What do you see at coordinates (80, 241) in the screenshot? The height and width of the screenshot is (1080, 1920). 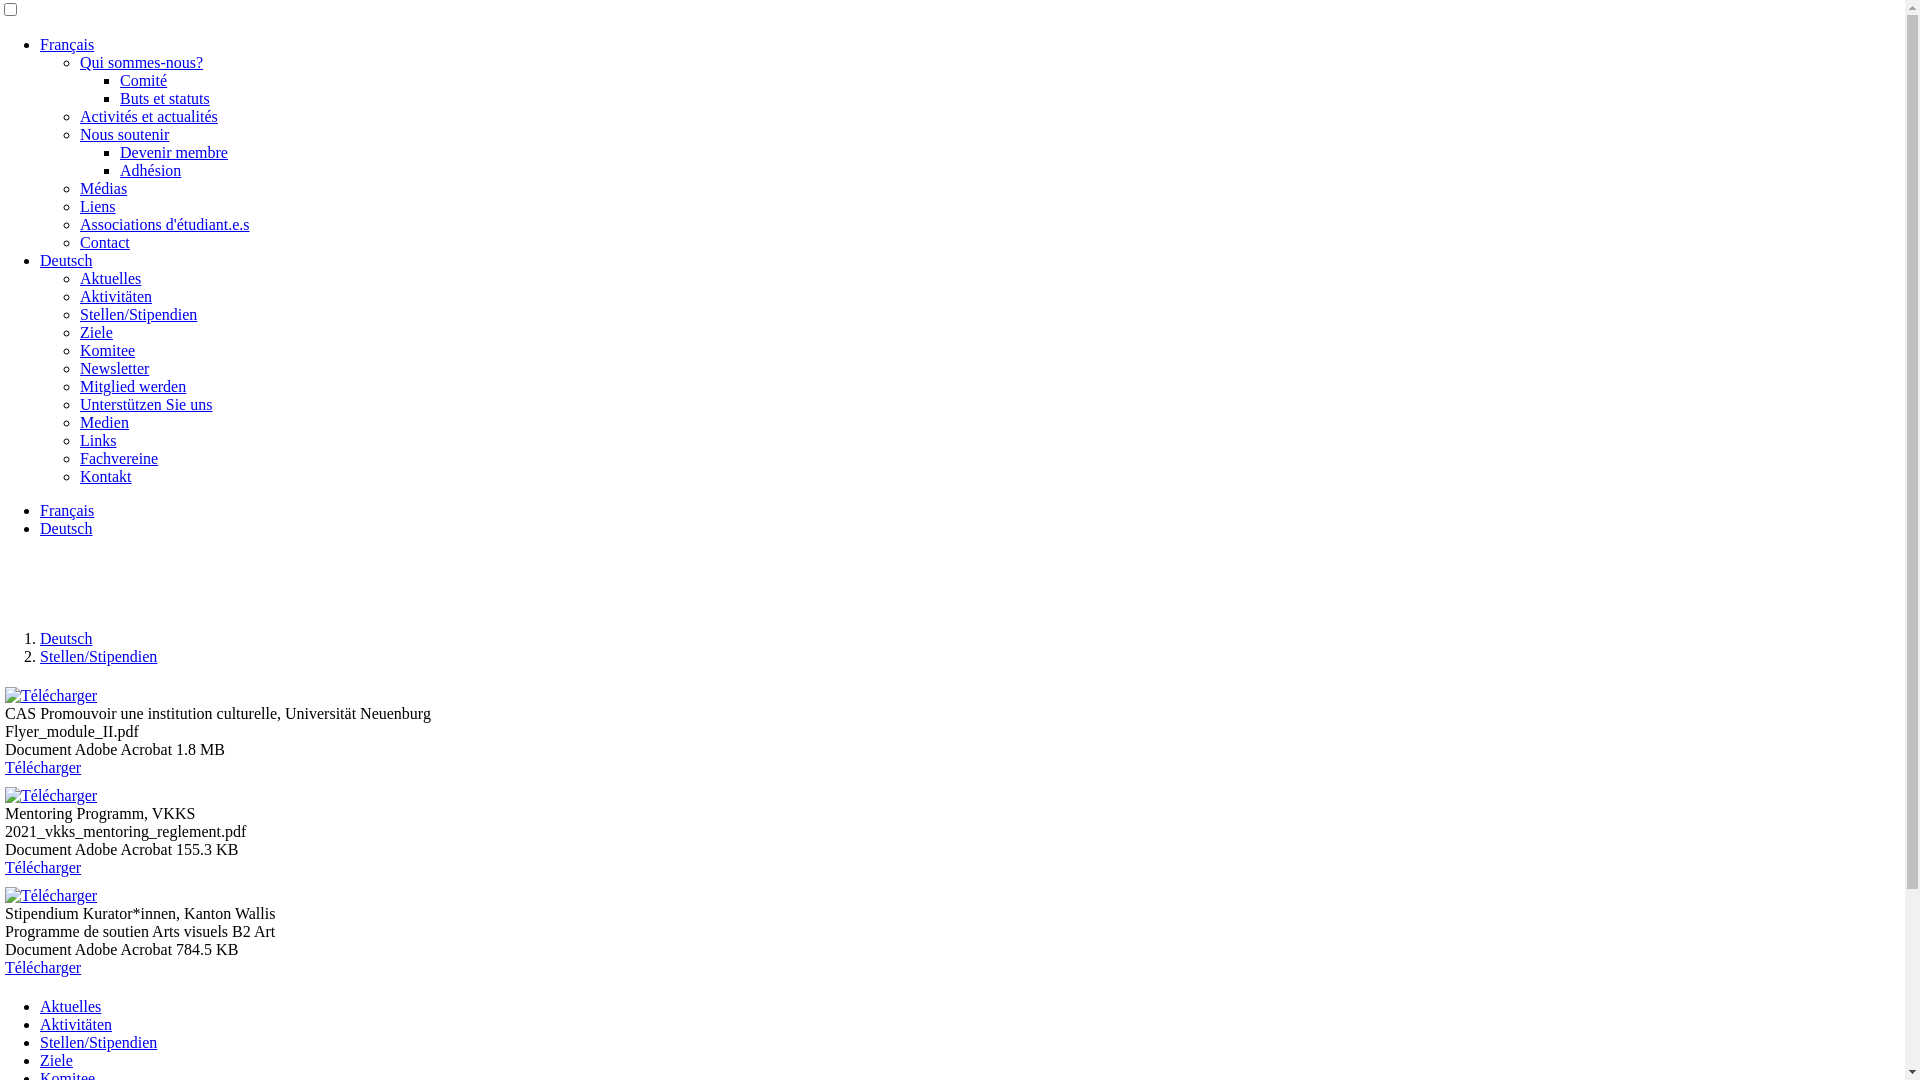 I see `'Contact'` at bounding box center [80, 241].